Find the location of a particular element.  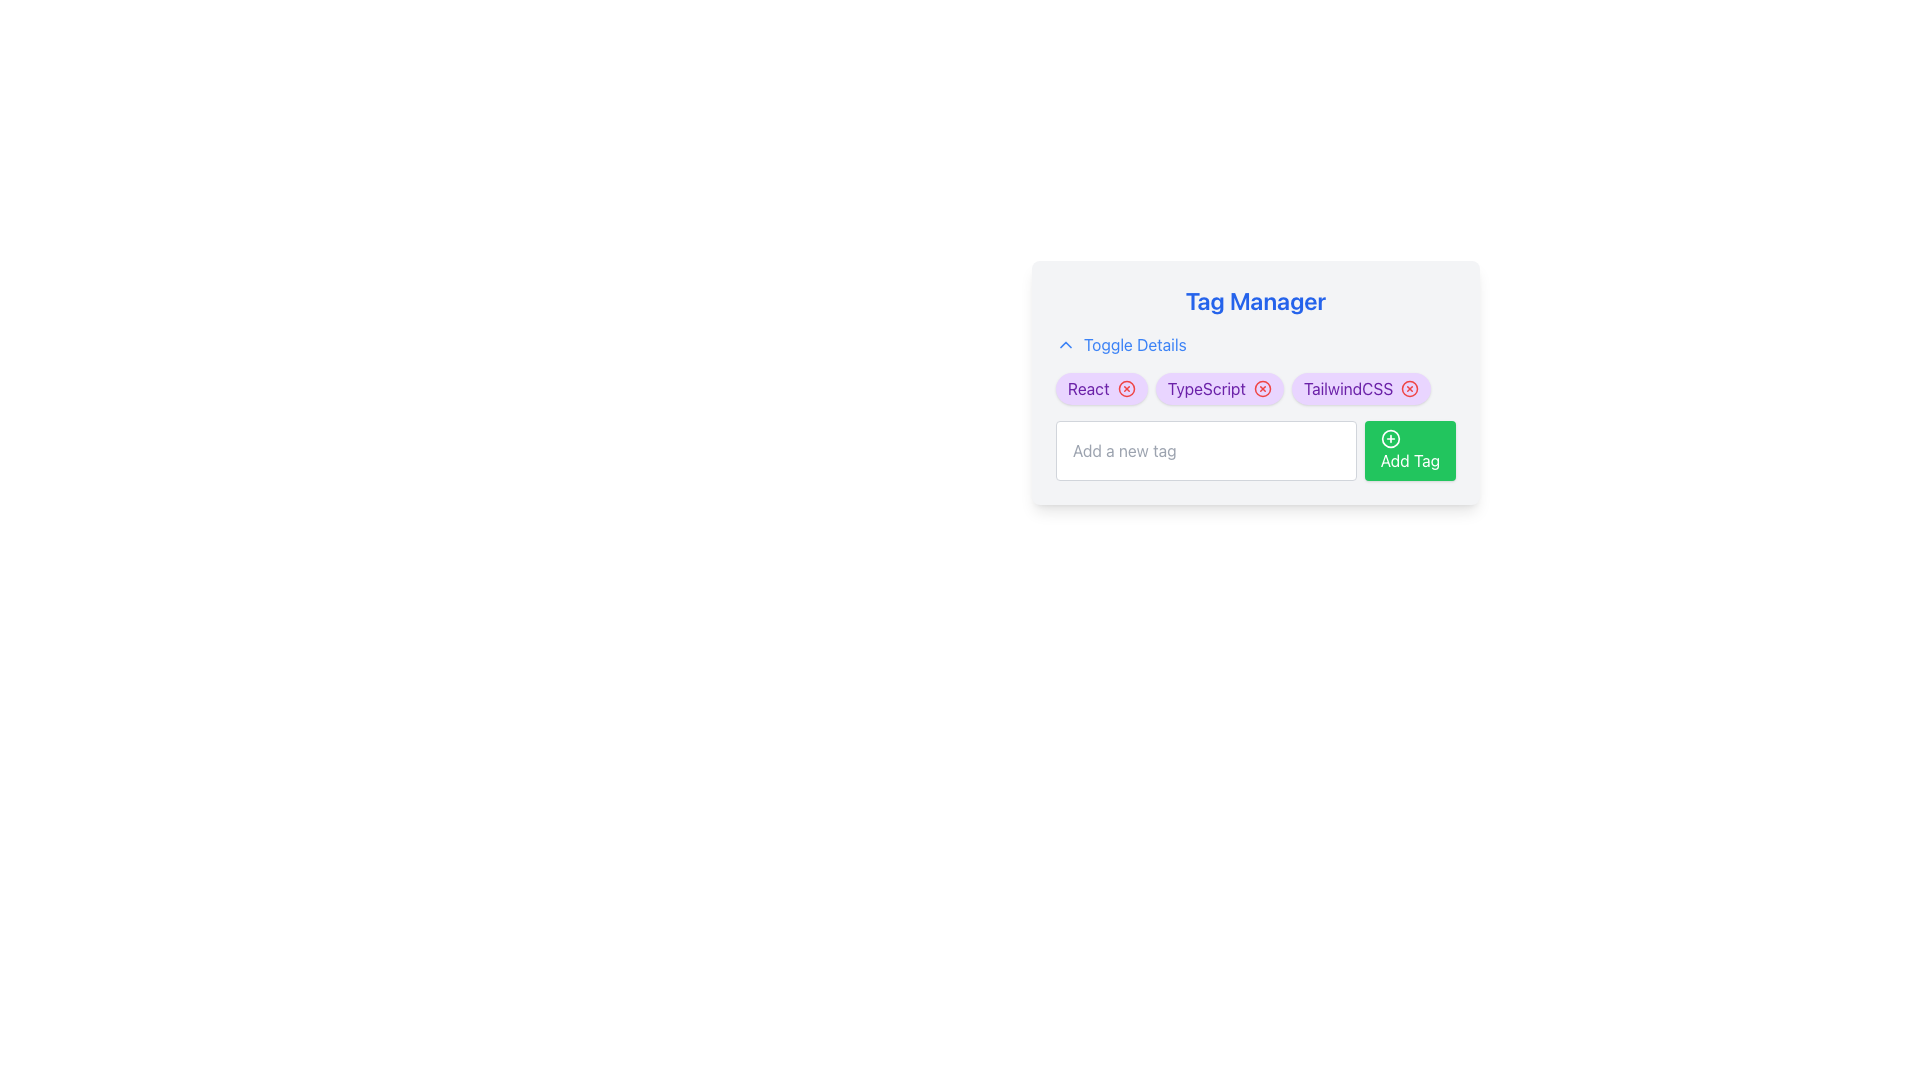

the 'X' icon on the Pill-shaped tag labeled 'TypeScript' is located at coordinates (1218, 389).